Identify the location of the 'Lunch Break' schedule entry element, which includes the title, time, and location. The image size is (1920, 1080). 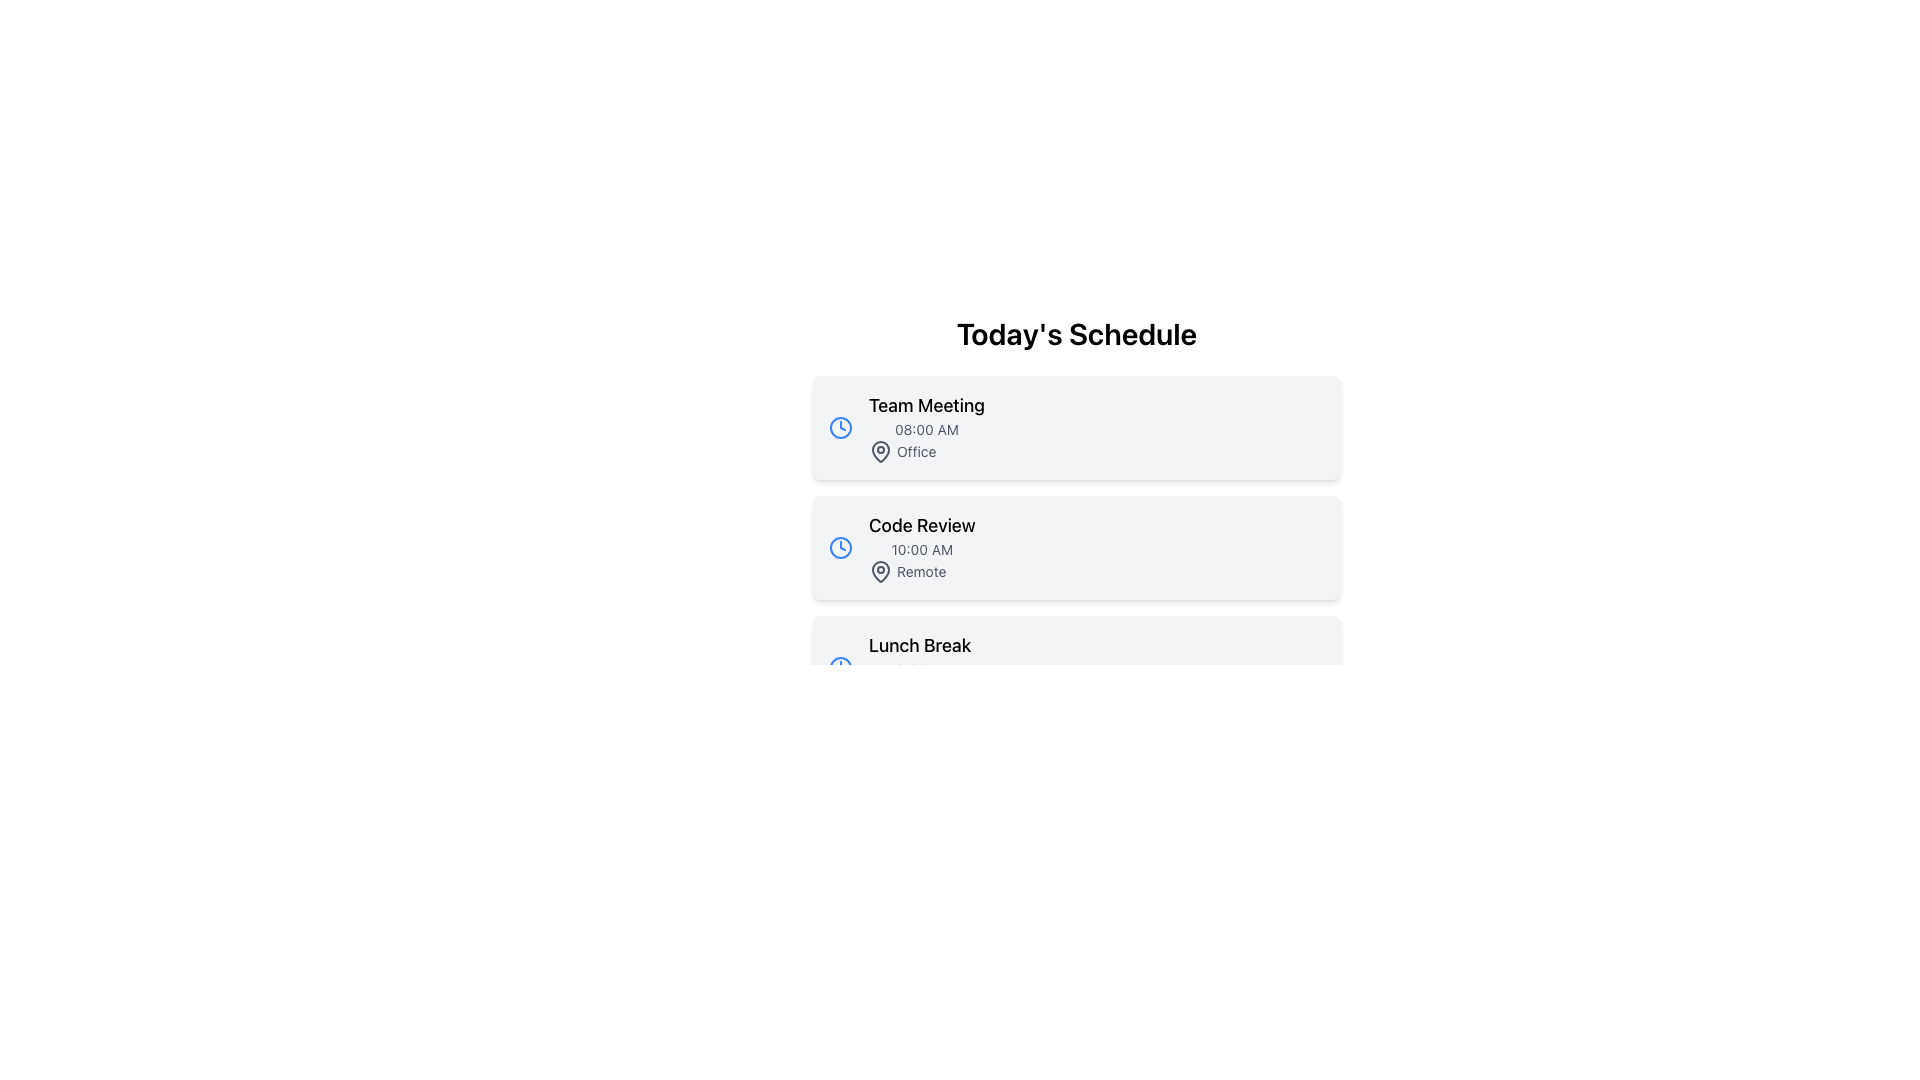
(919, 667).